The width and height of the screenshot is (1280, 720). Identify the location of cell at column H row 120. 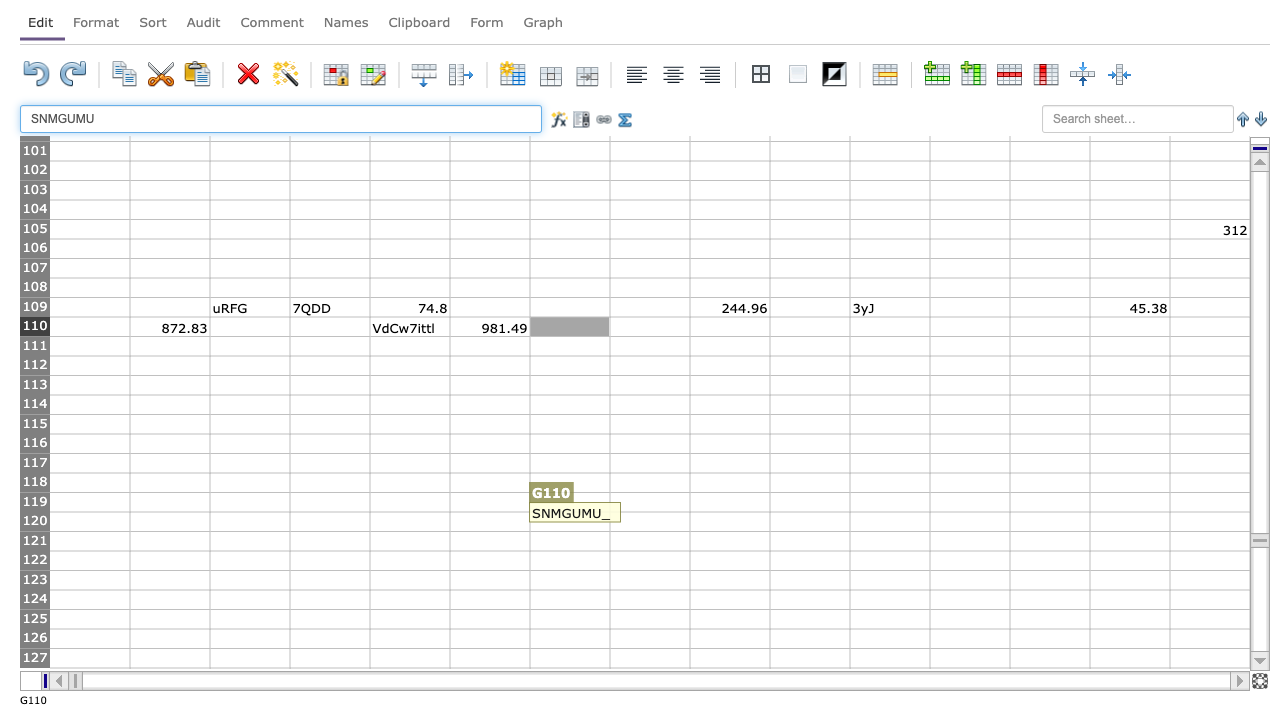
(649, 520).